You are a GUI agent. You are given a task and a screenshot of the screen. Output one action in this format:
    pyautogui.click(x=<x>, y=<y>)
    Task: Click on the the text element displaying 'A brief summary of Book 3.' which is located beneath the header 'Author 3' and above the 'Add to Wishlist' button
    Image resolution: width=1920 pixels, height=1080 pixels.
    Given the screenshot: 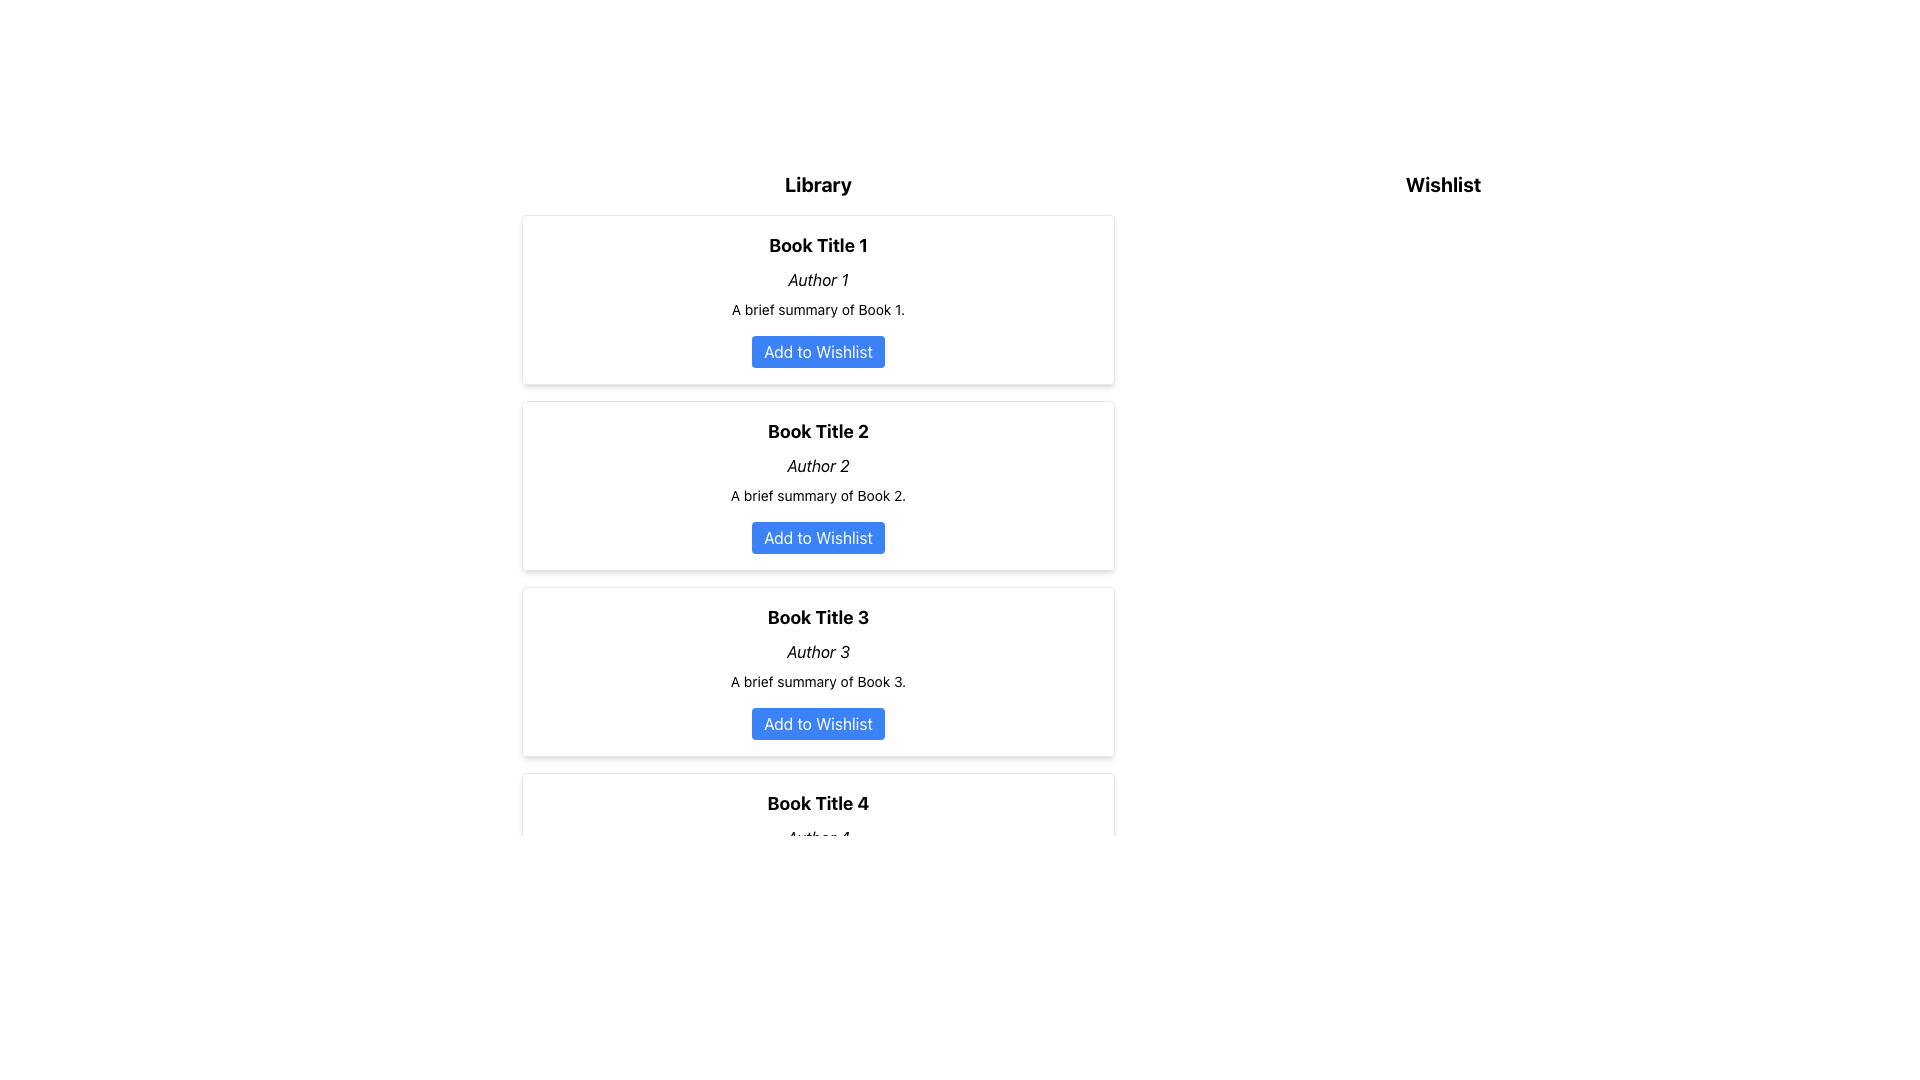 What is the action you would take?
    pyautogui.click(x=818, y=681)
    